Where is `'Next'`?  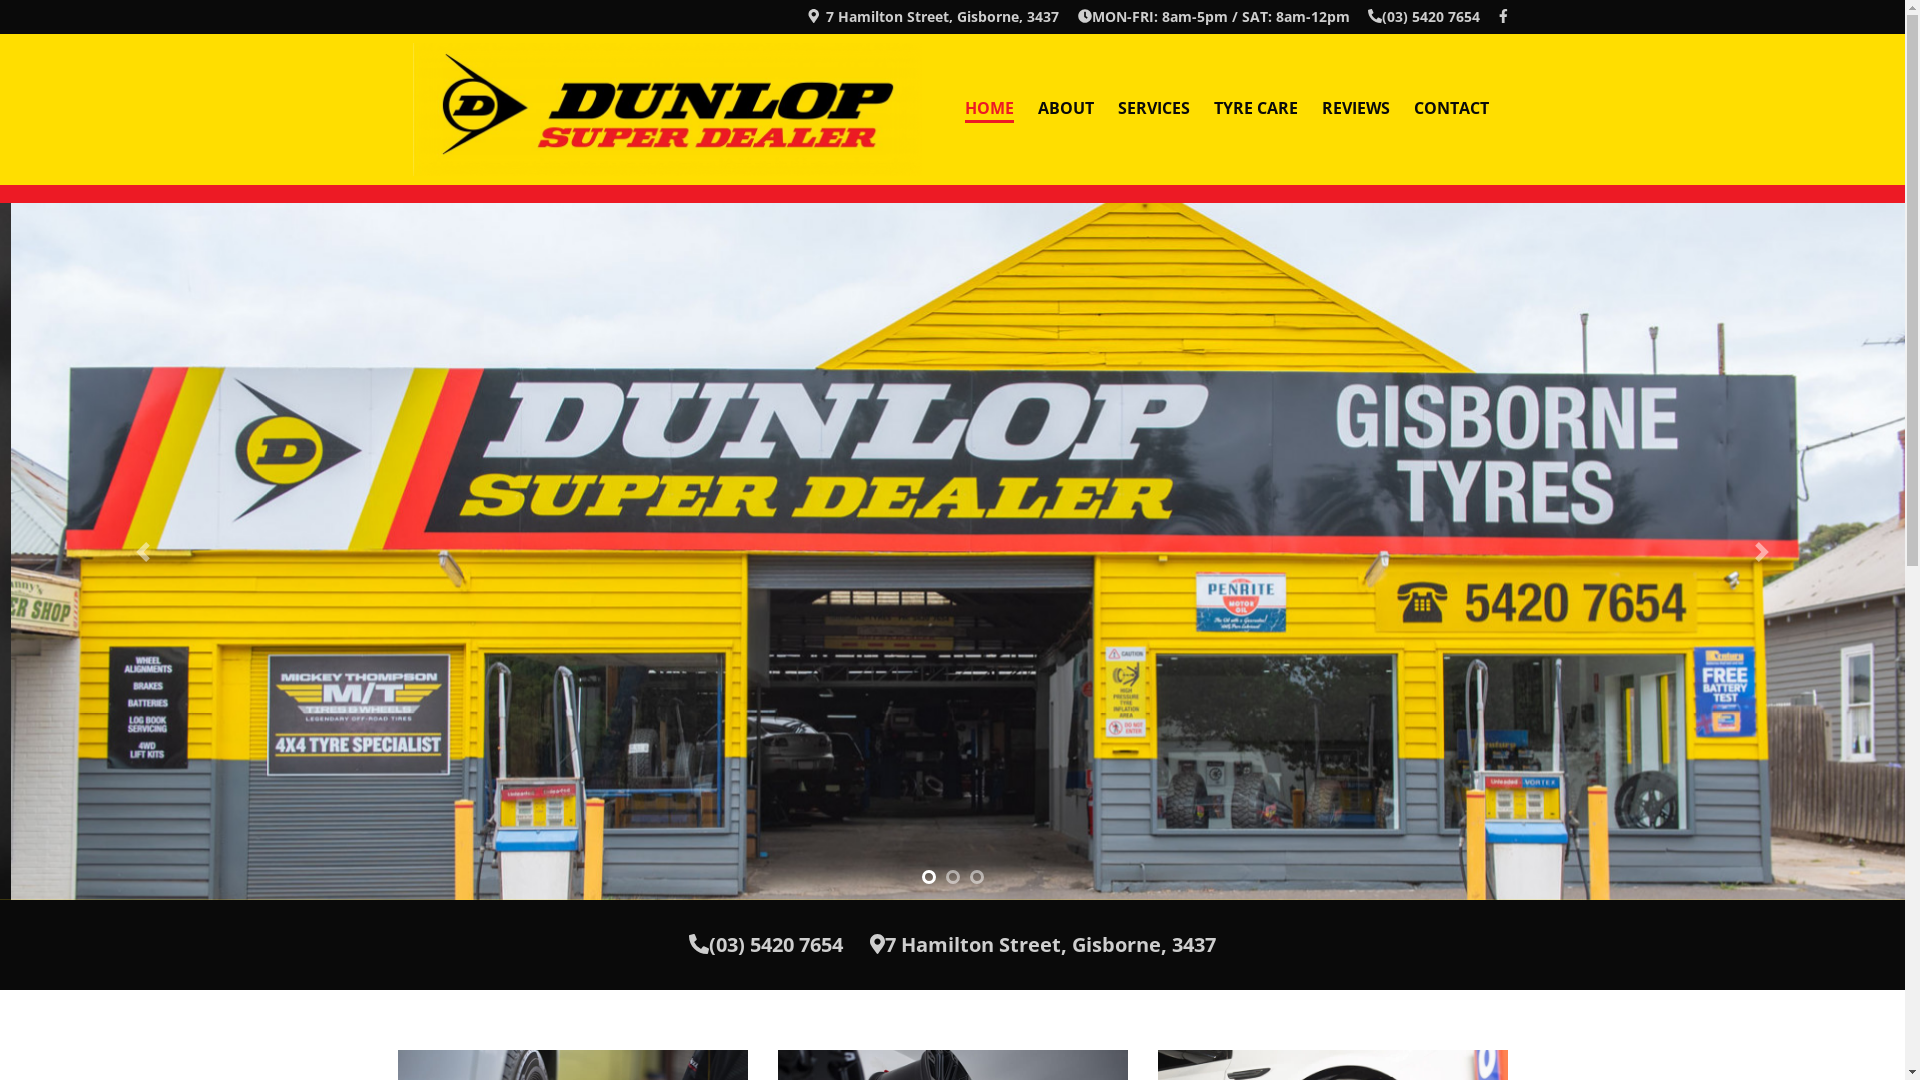
'Next' is located at coordinates (1761, 551).